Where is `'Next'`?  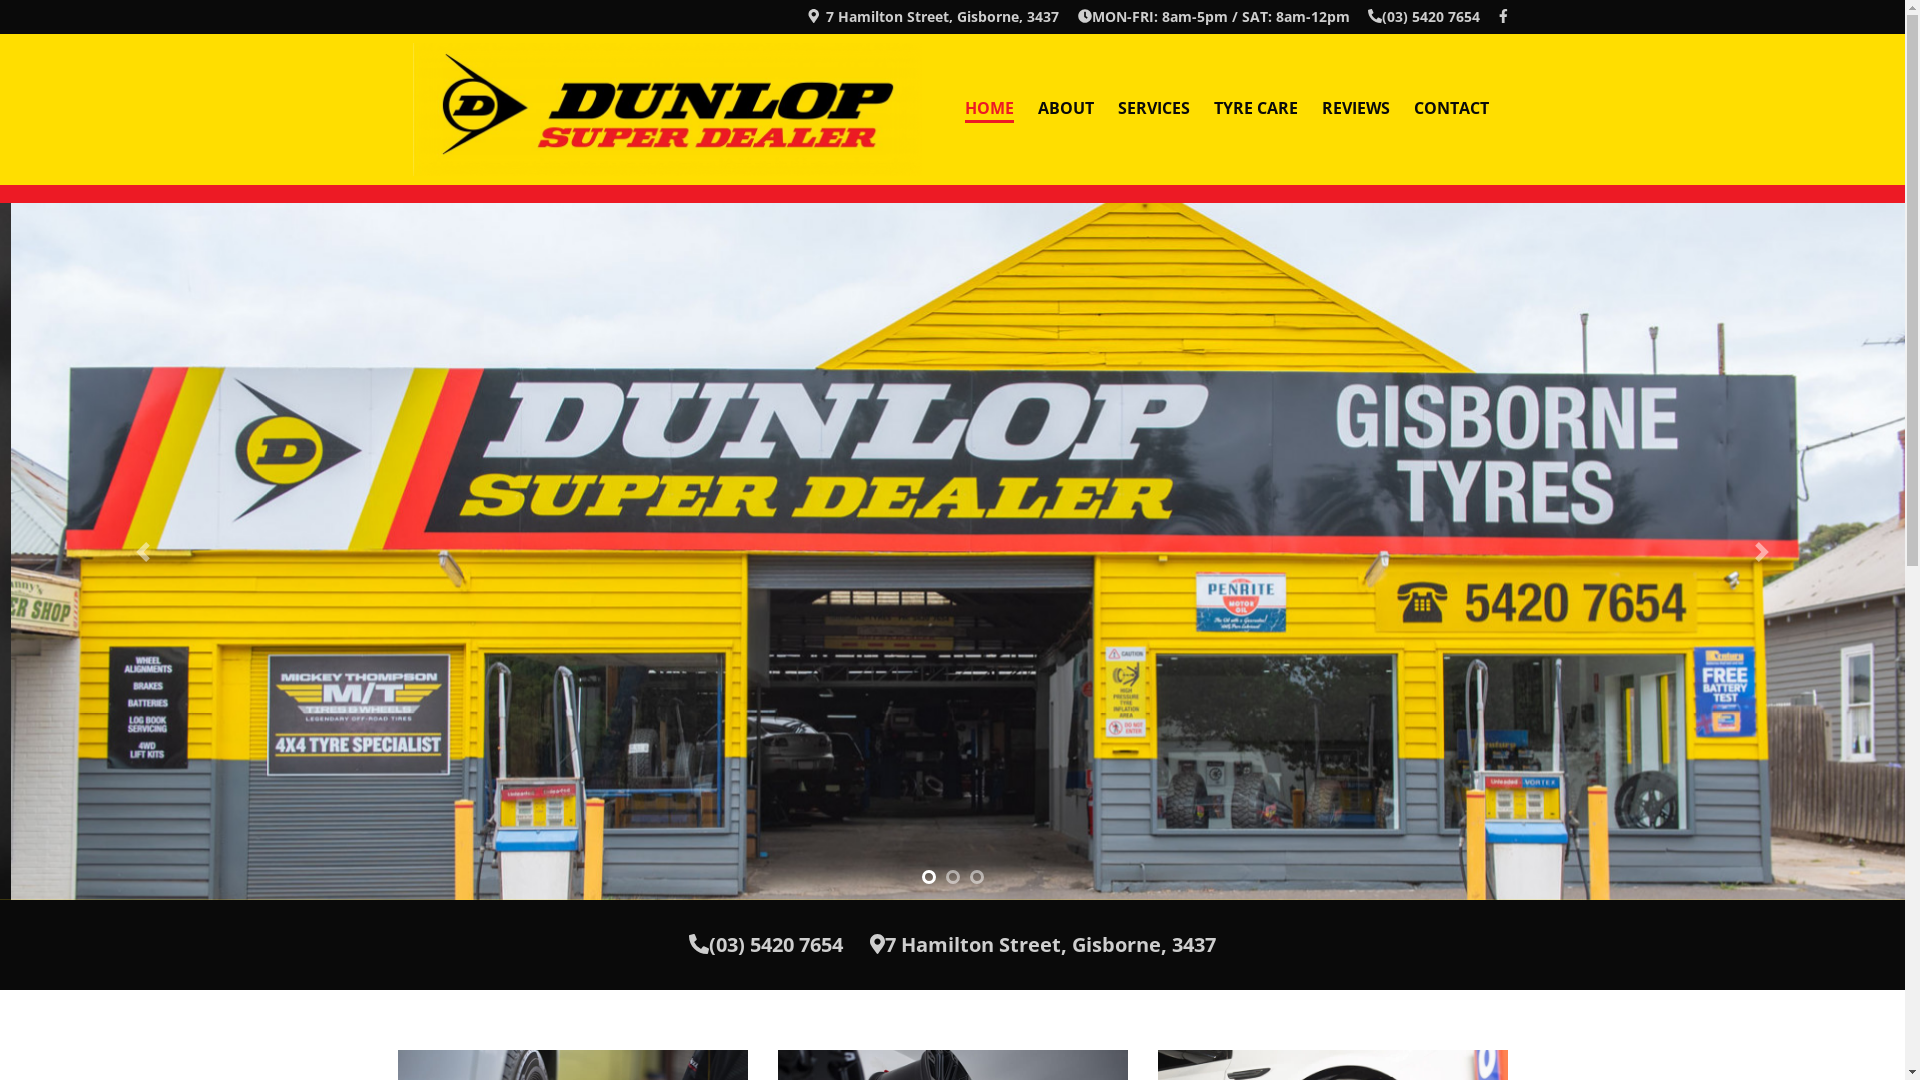
'Next' is located at coordinates (1761, 551).